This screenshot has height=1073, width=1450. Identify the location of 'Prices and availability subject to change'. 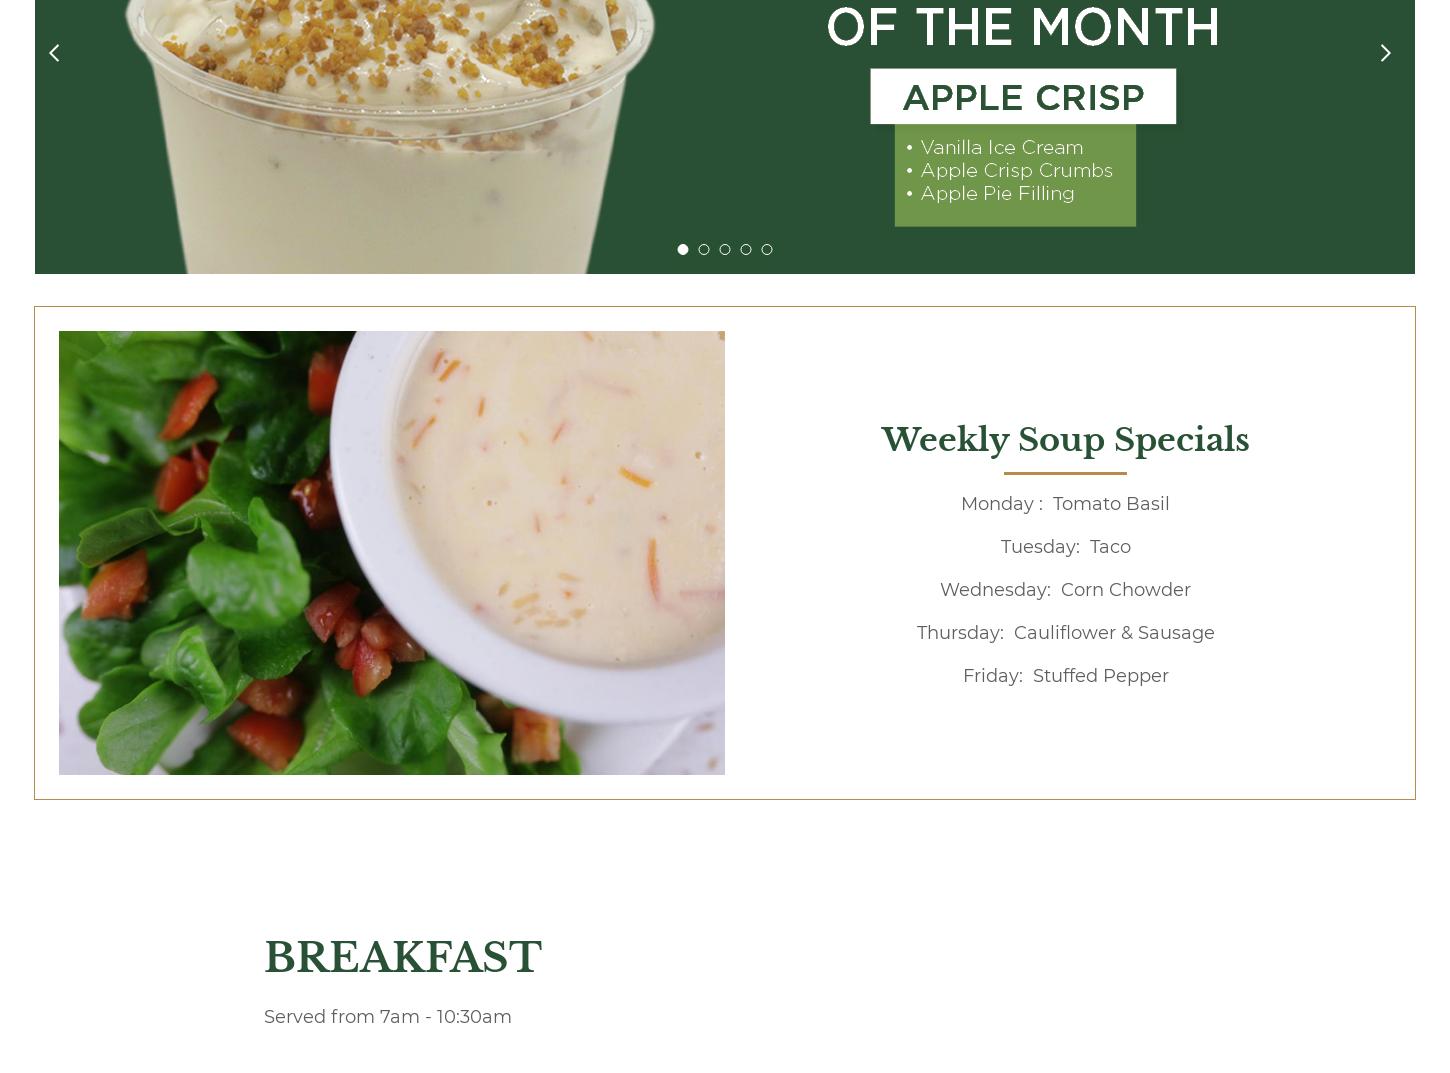
(445, 46).